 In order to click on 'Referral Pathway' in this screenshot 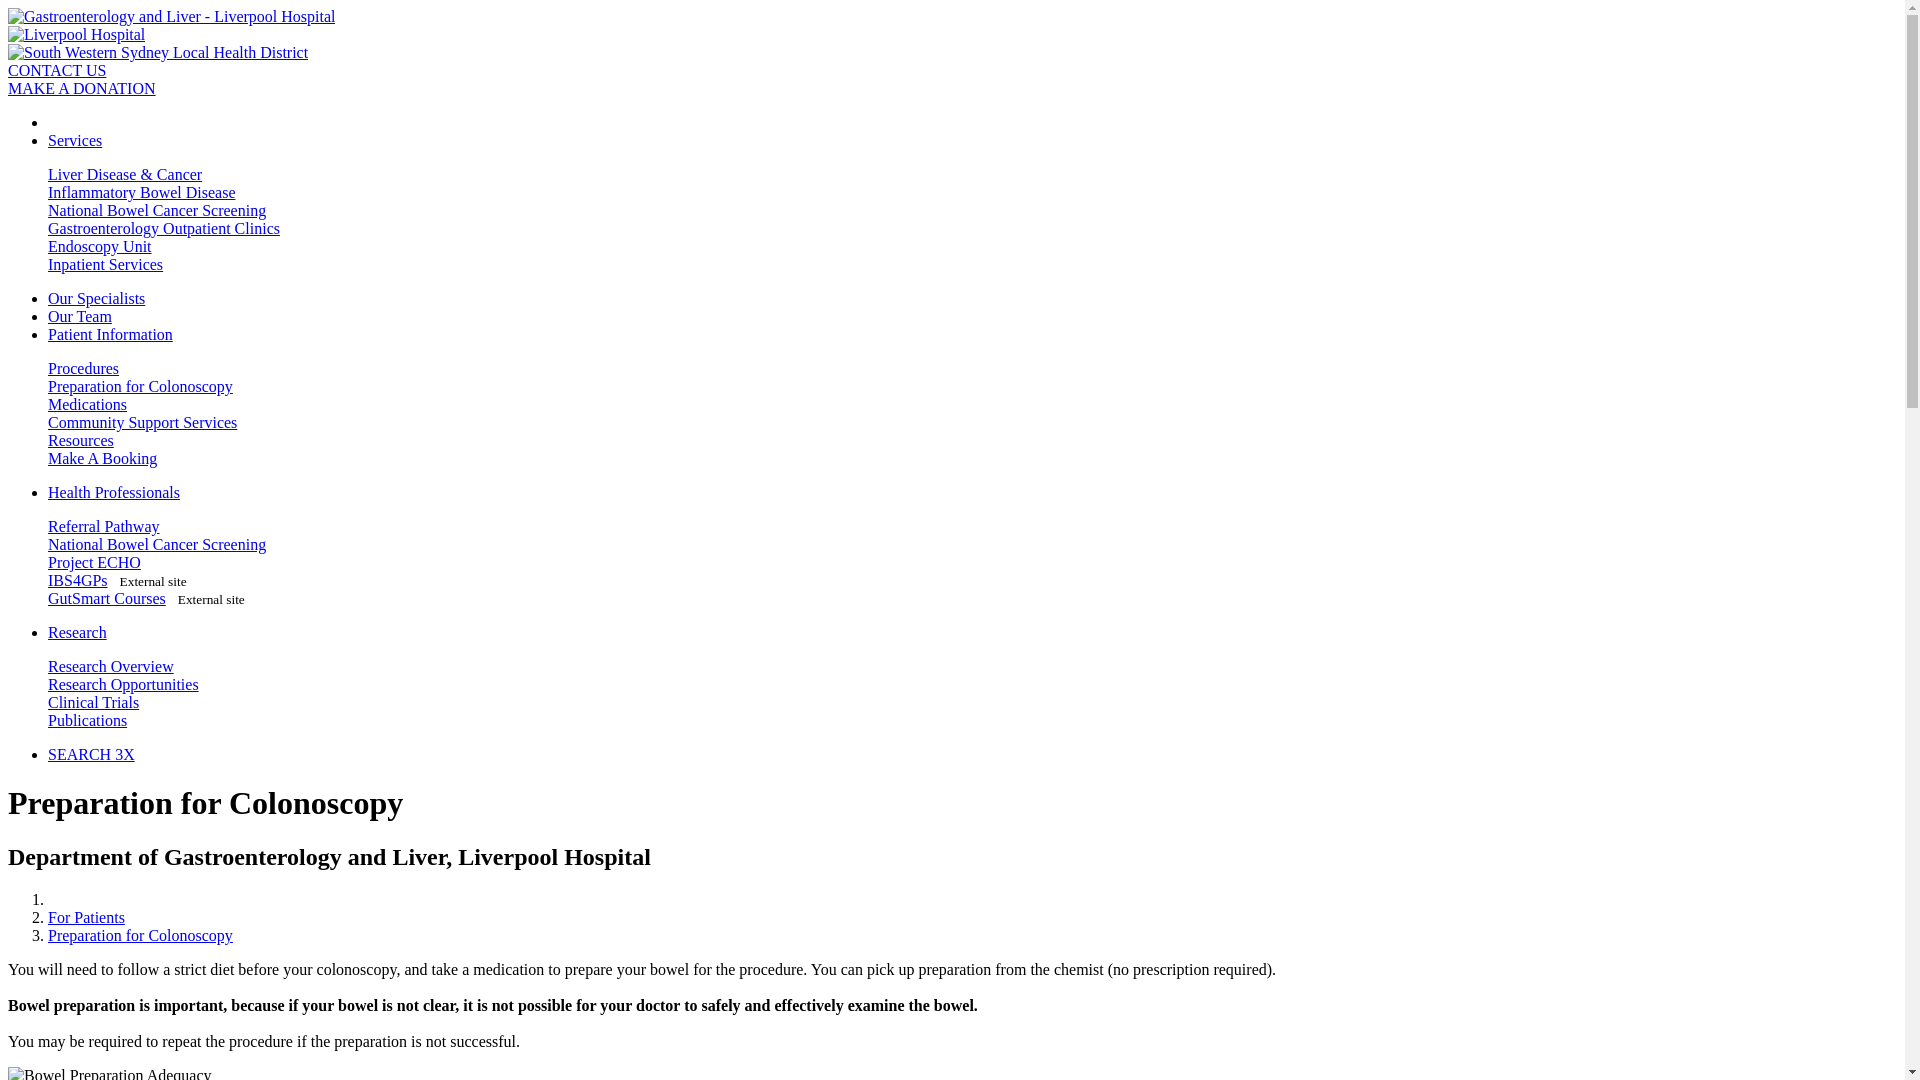, I will do `click(103, 525)`.